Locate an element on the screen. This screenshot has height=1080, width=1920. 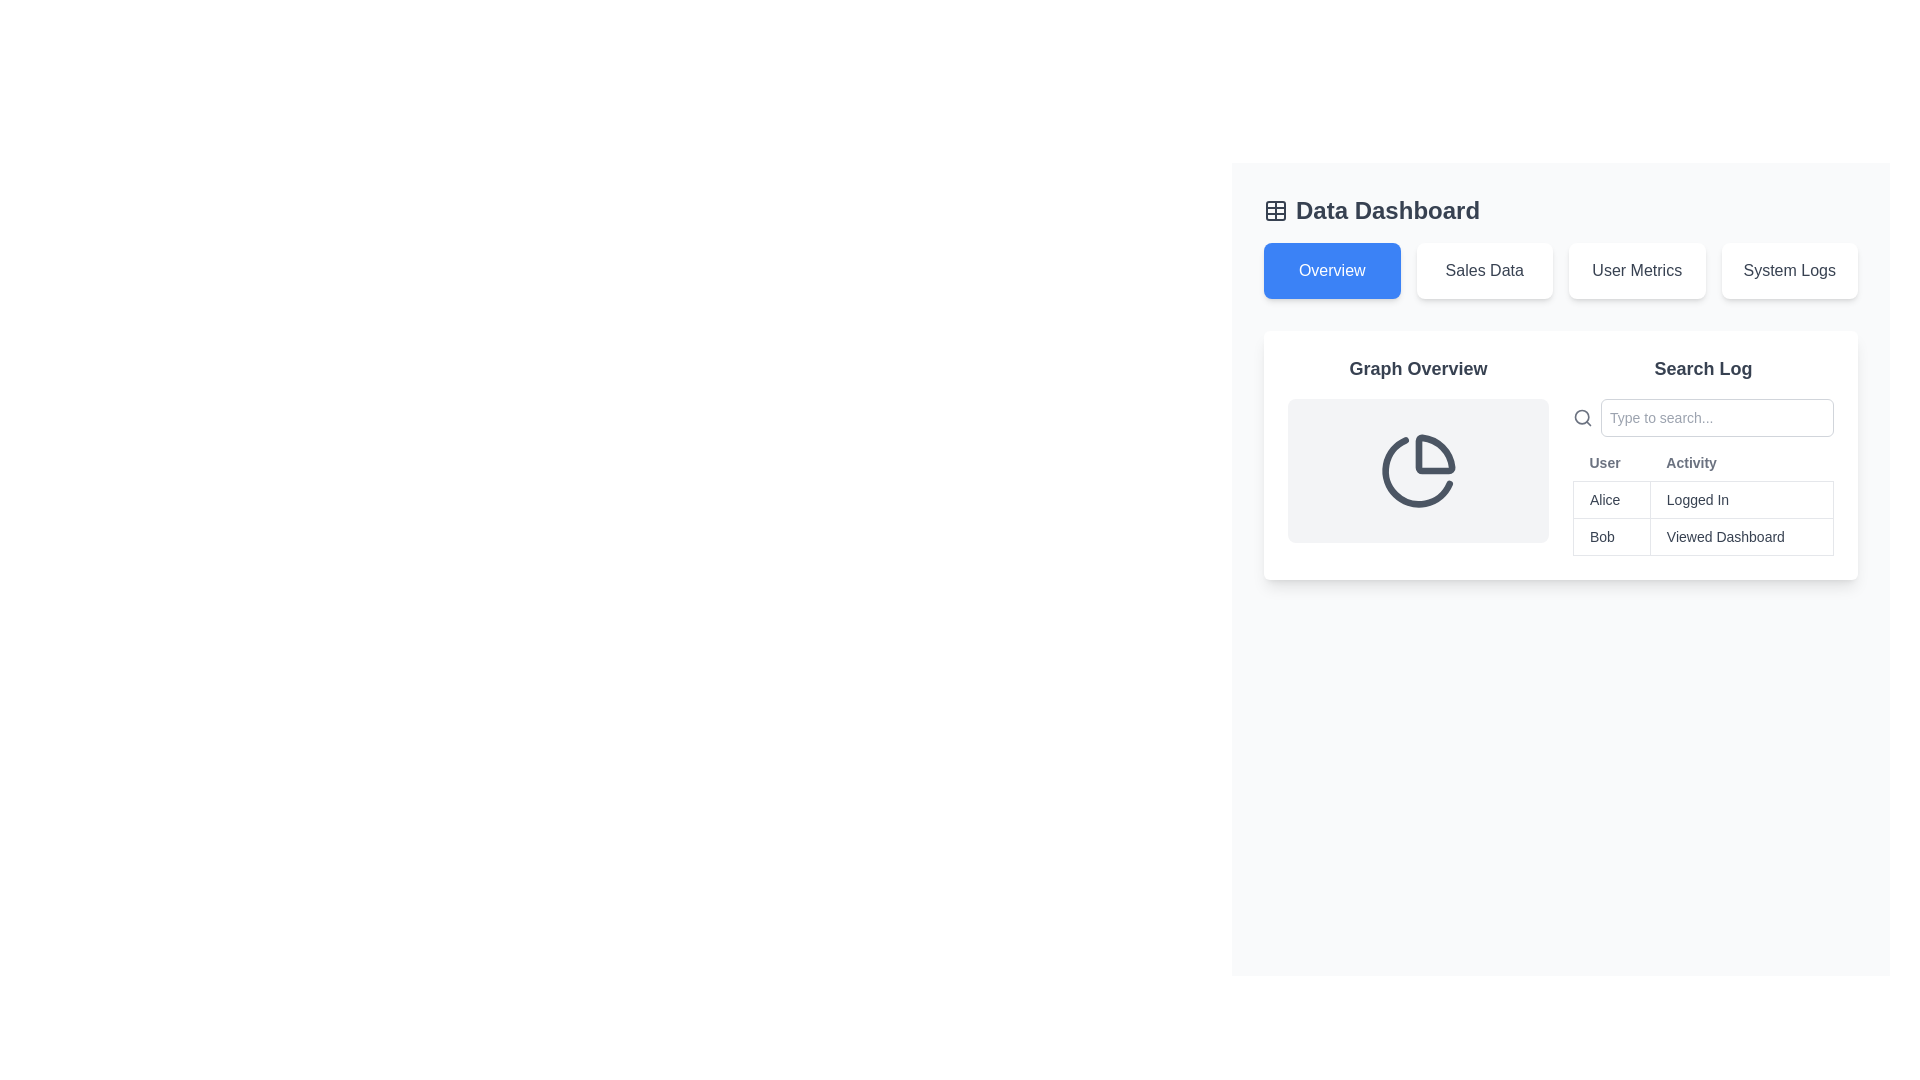
the user's name in the 'Search Log' section, which is the first entry in the 'User' column of the table, positioned above 'Bob' is located at coordinates (1611, 499).